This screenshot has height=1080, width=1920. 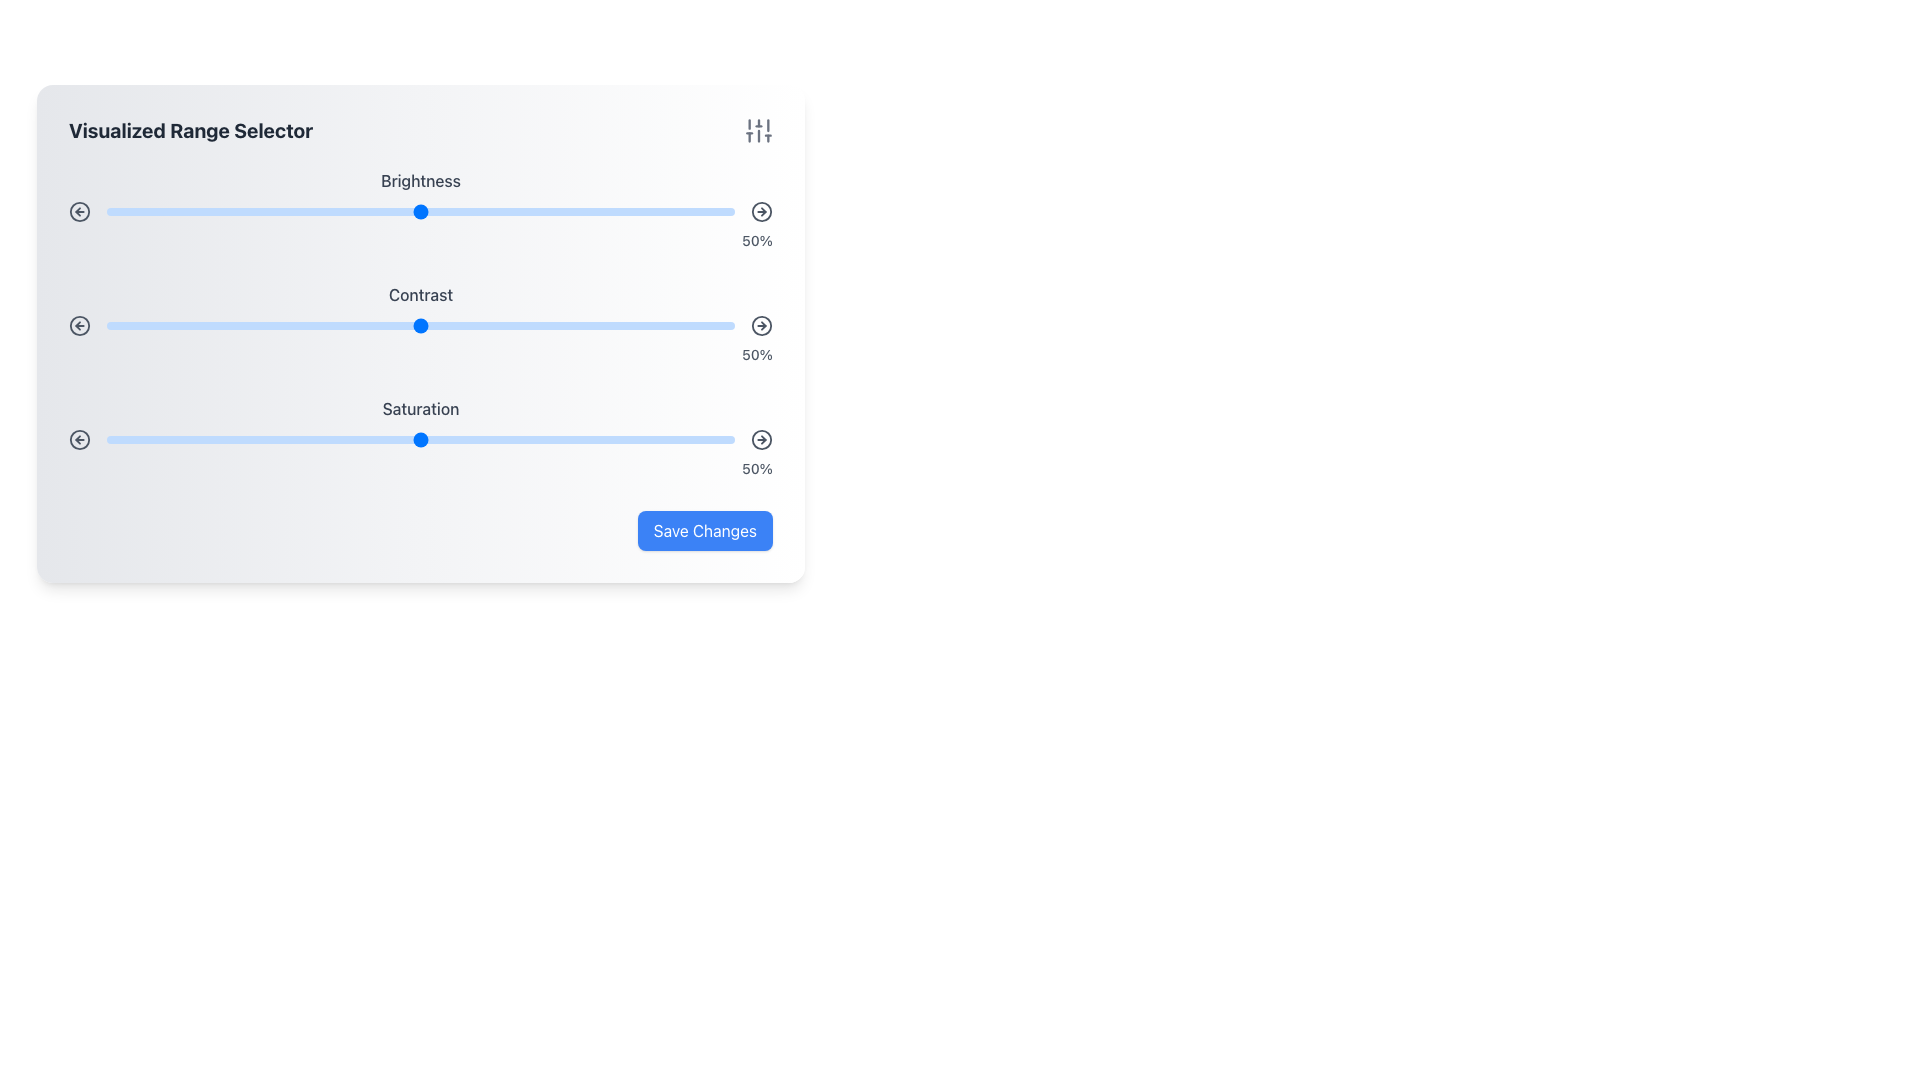 What do you see at coordinates (445, 438) in the screenshot?
I see `the saturation level` at bounding box center [445, 438].